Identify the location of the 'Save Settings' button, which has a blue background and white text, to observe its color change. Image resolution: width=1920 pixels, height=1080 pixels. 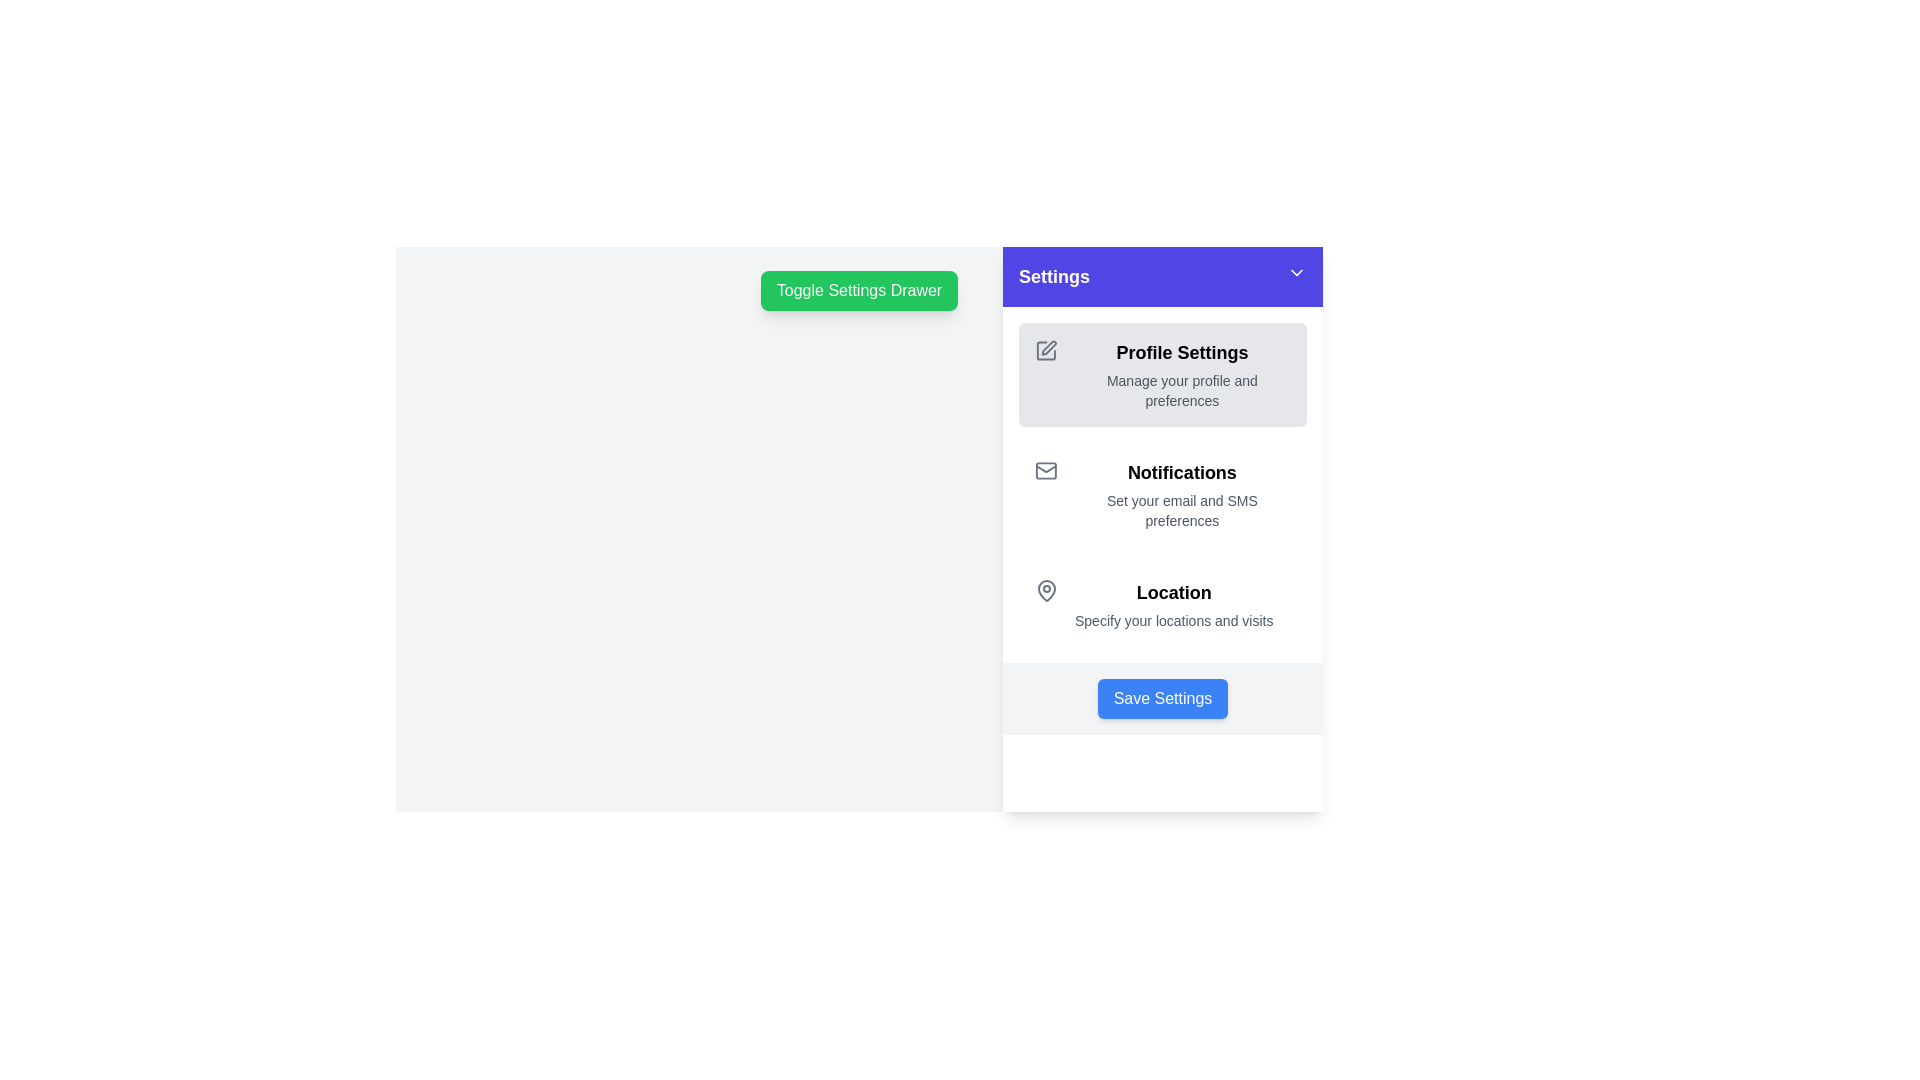
(1162, 697).